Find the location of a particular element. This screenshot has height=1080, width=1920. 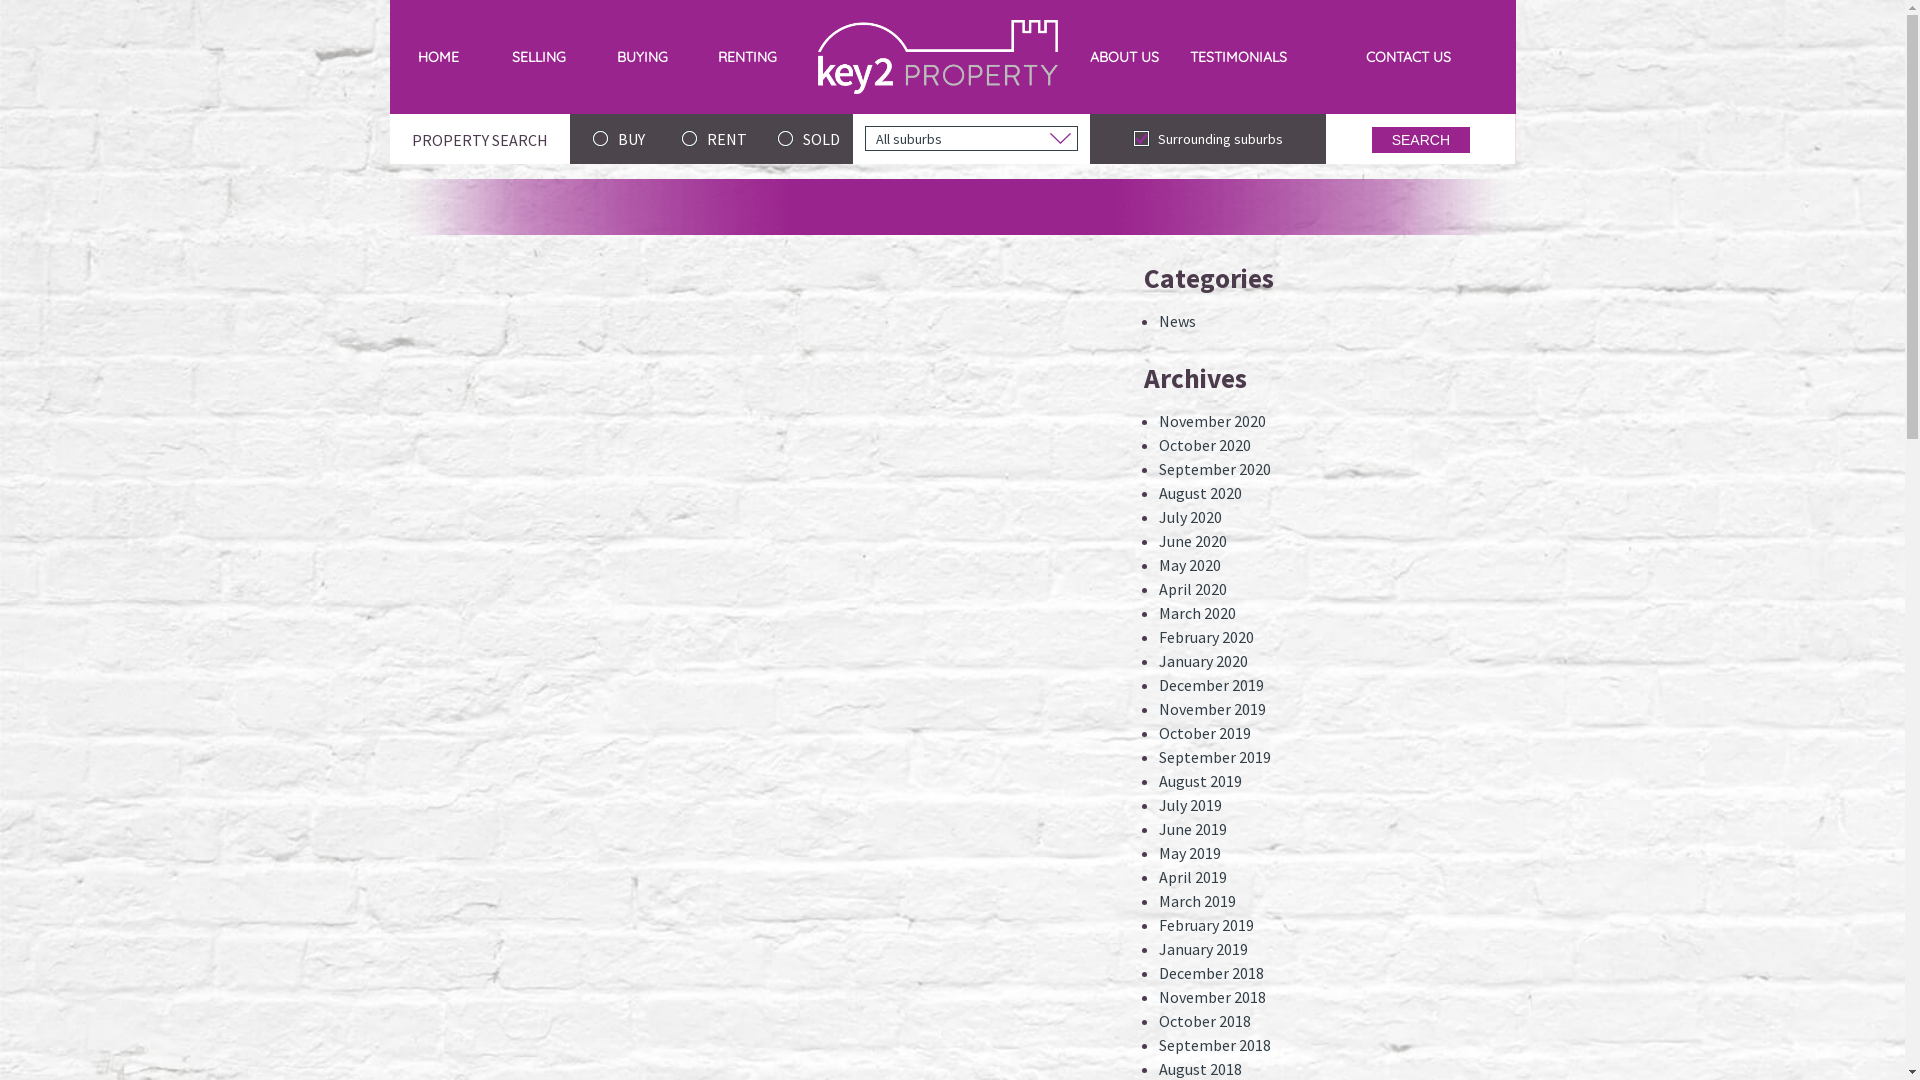

'August 2019' is located at coordinates (1200, 779).